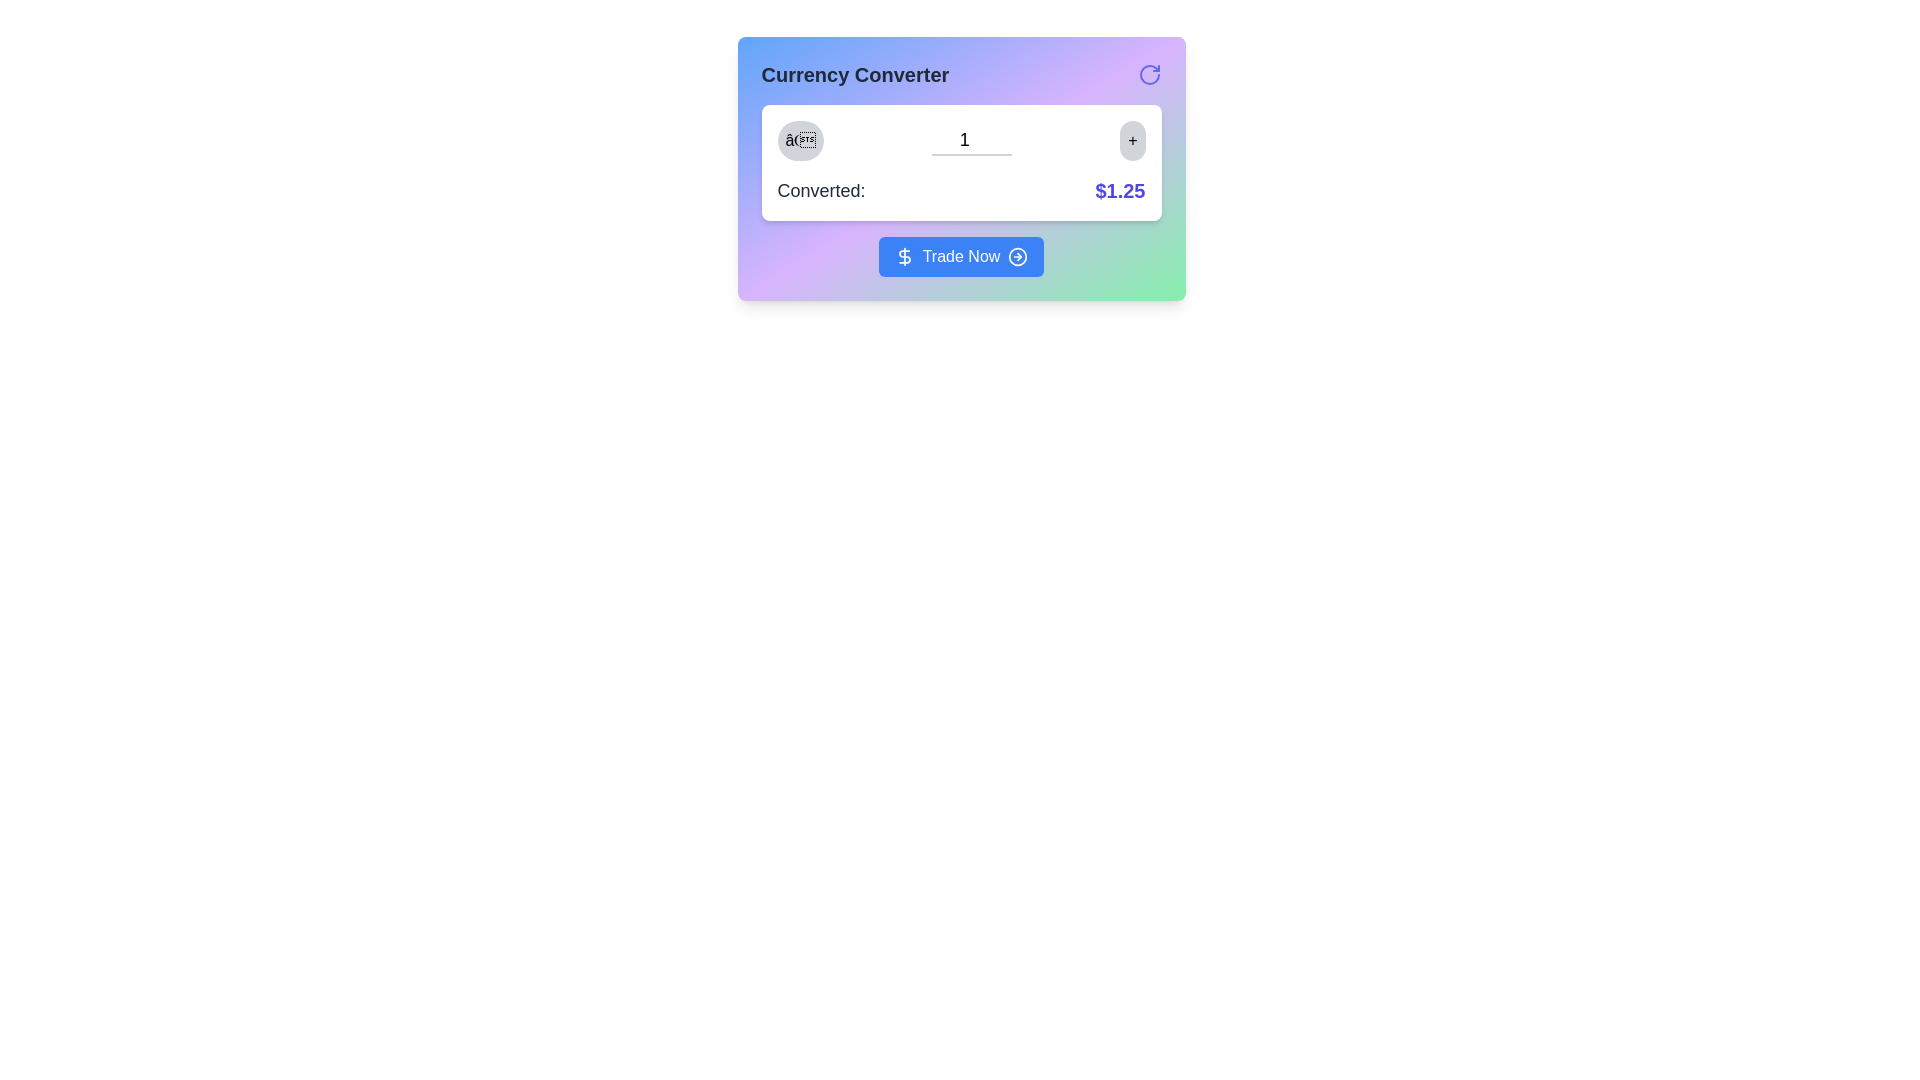 The height and width of the screenshot is (1080, 1920). Describe the element at coordinates (1018, 256) in the screenshot. I see `the decorative circular element inside the rightmost icon of the 'Trade Now' button, which is centered within the circular arrow-right icon` at that location.